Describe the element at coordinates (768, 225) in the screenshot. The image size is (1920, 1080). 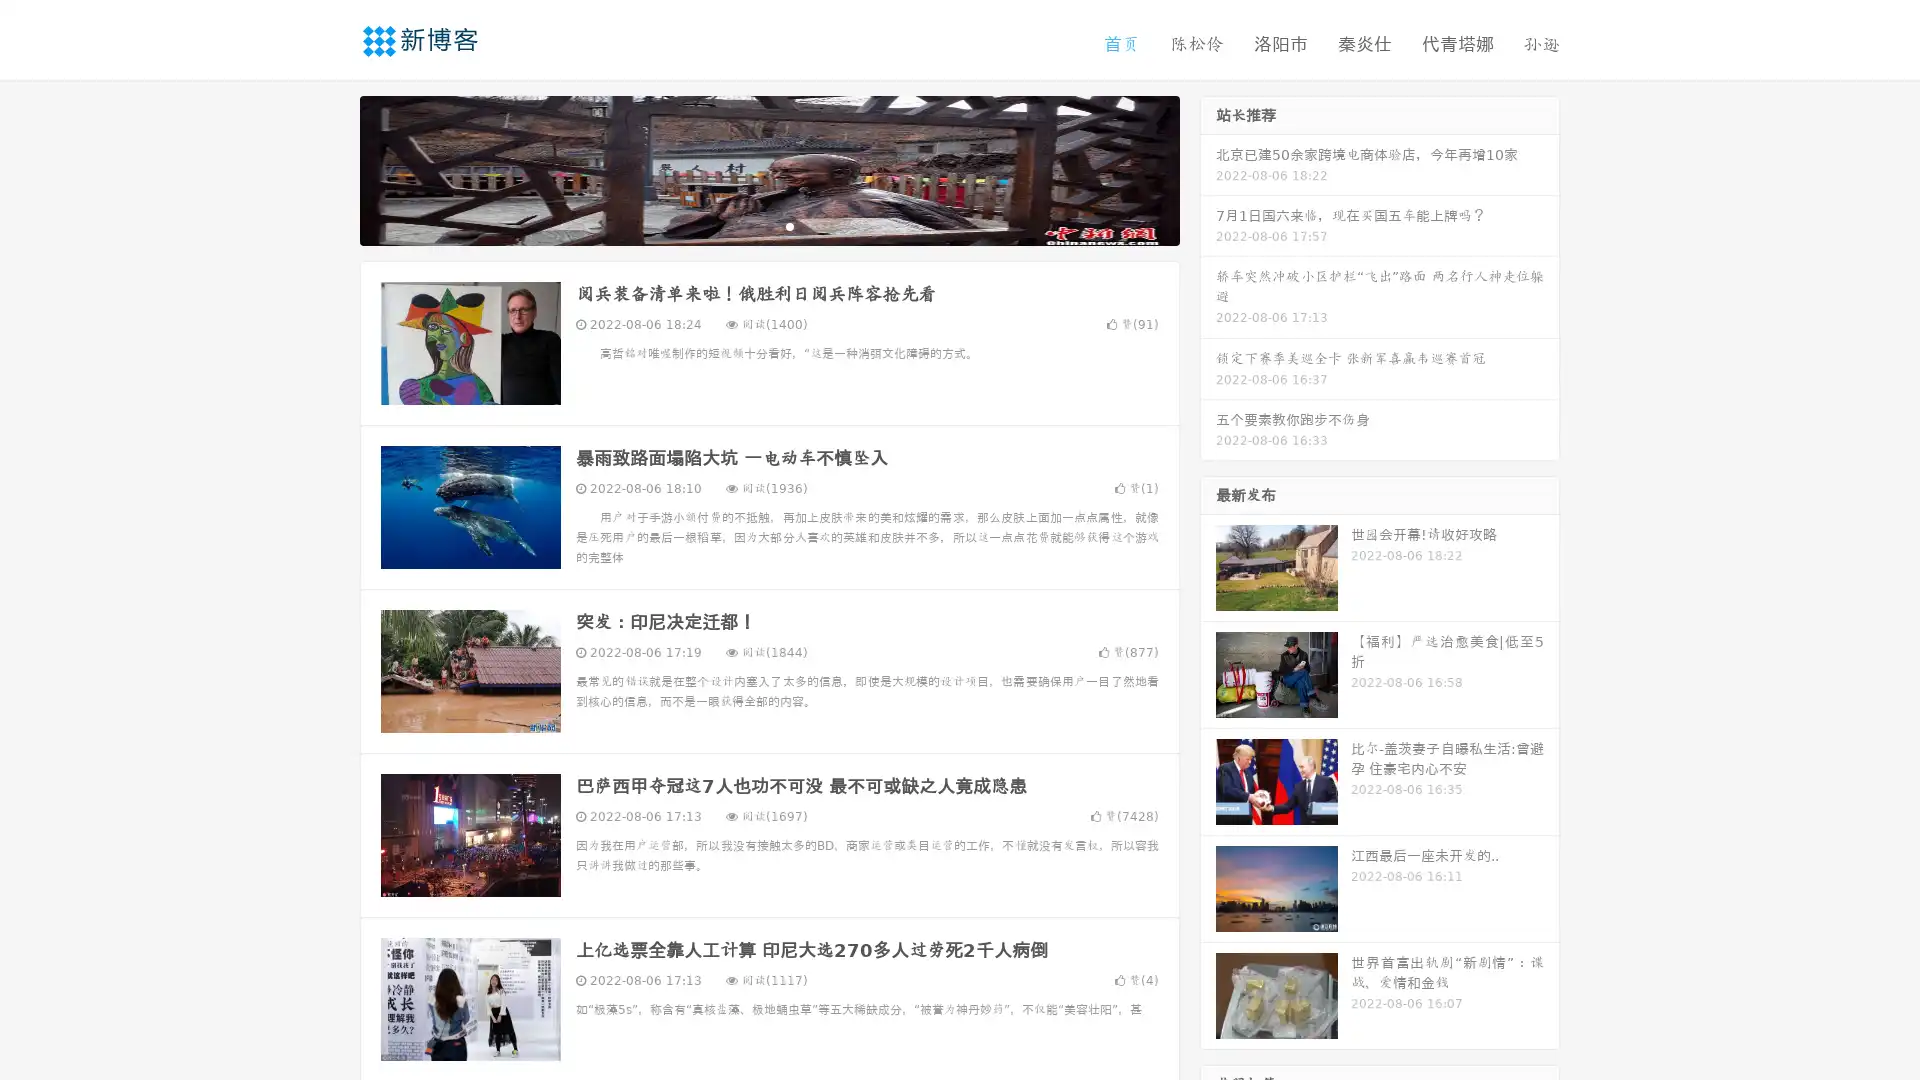
I see `Go to slide 2` at that location.